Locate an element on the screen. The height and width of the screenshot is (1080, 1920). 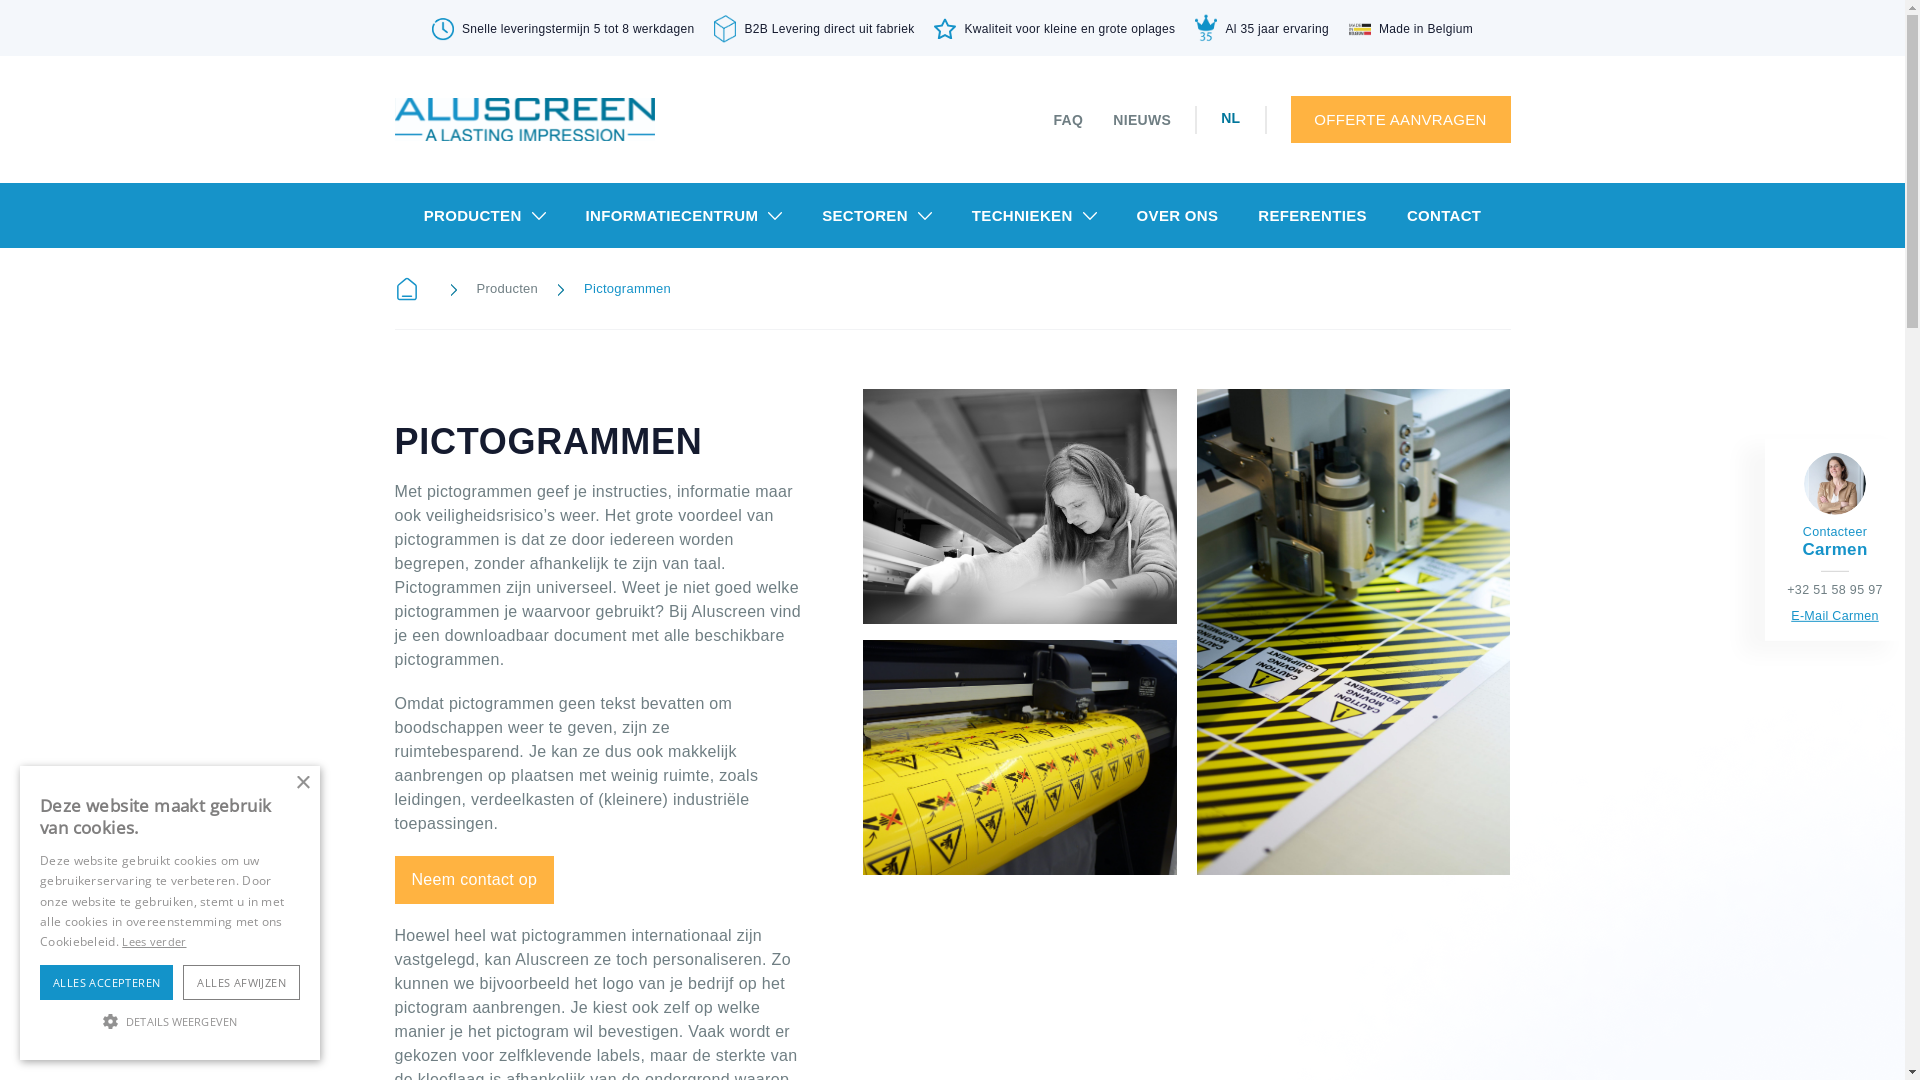
'Contacteer is located at coordinates (1801, 540).